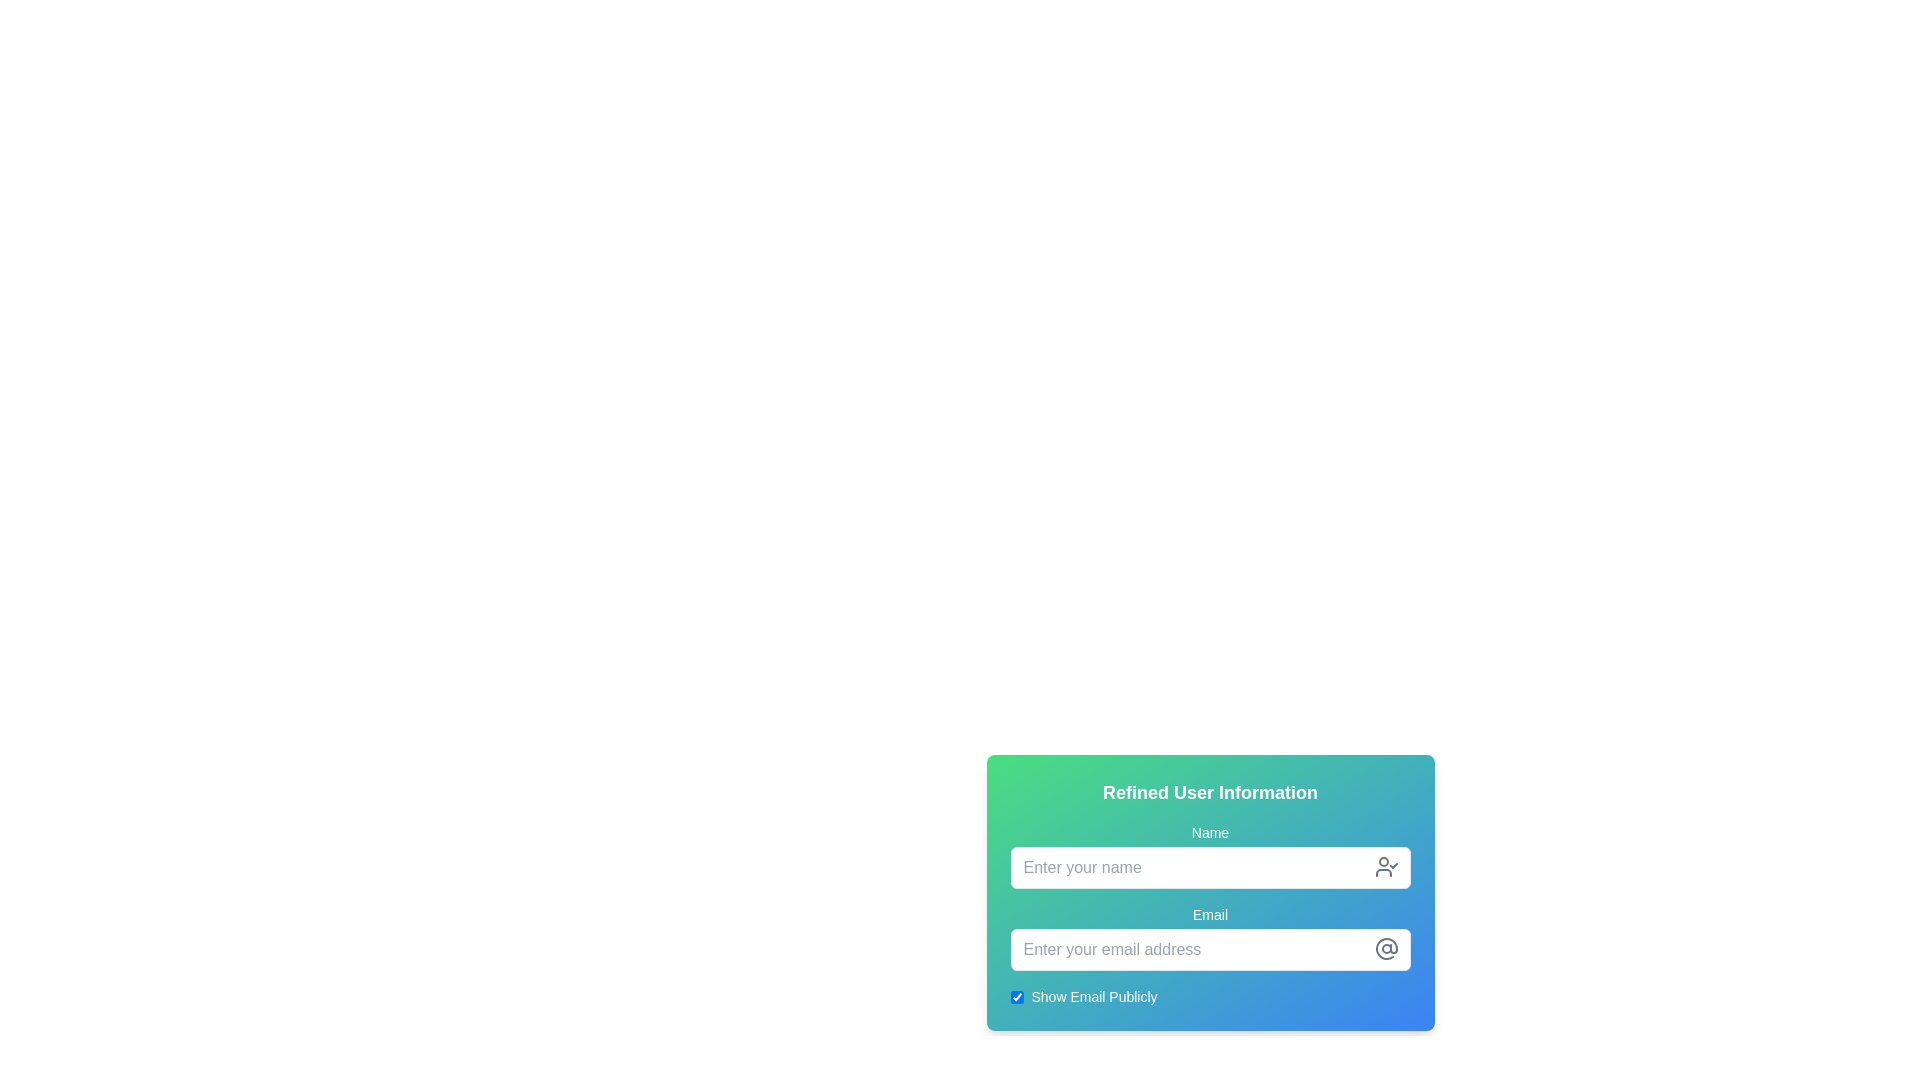  Describe the element at coordinates (1209, 914) in the screenshot. I see `the label that describes the email input field, which is centered horizontally above the email address input field in the user information form` at that location.